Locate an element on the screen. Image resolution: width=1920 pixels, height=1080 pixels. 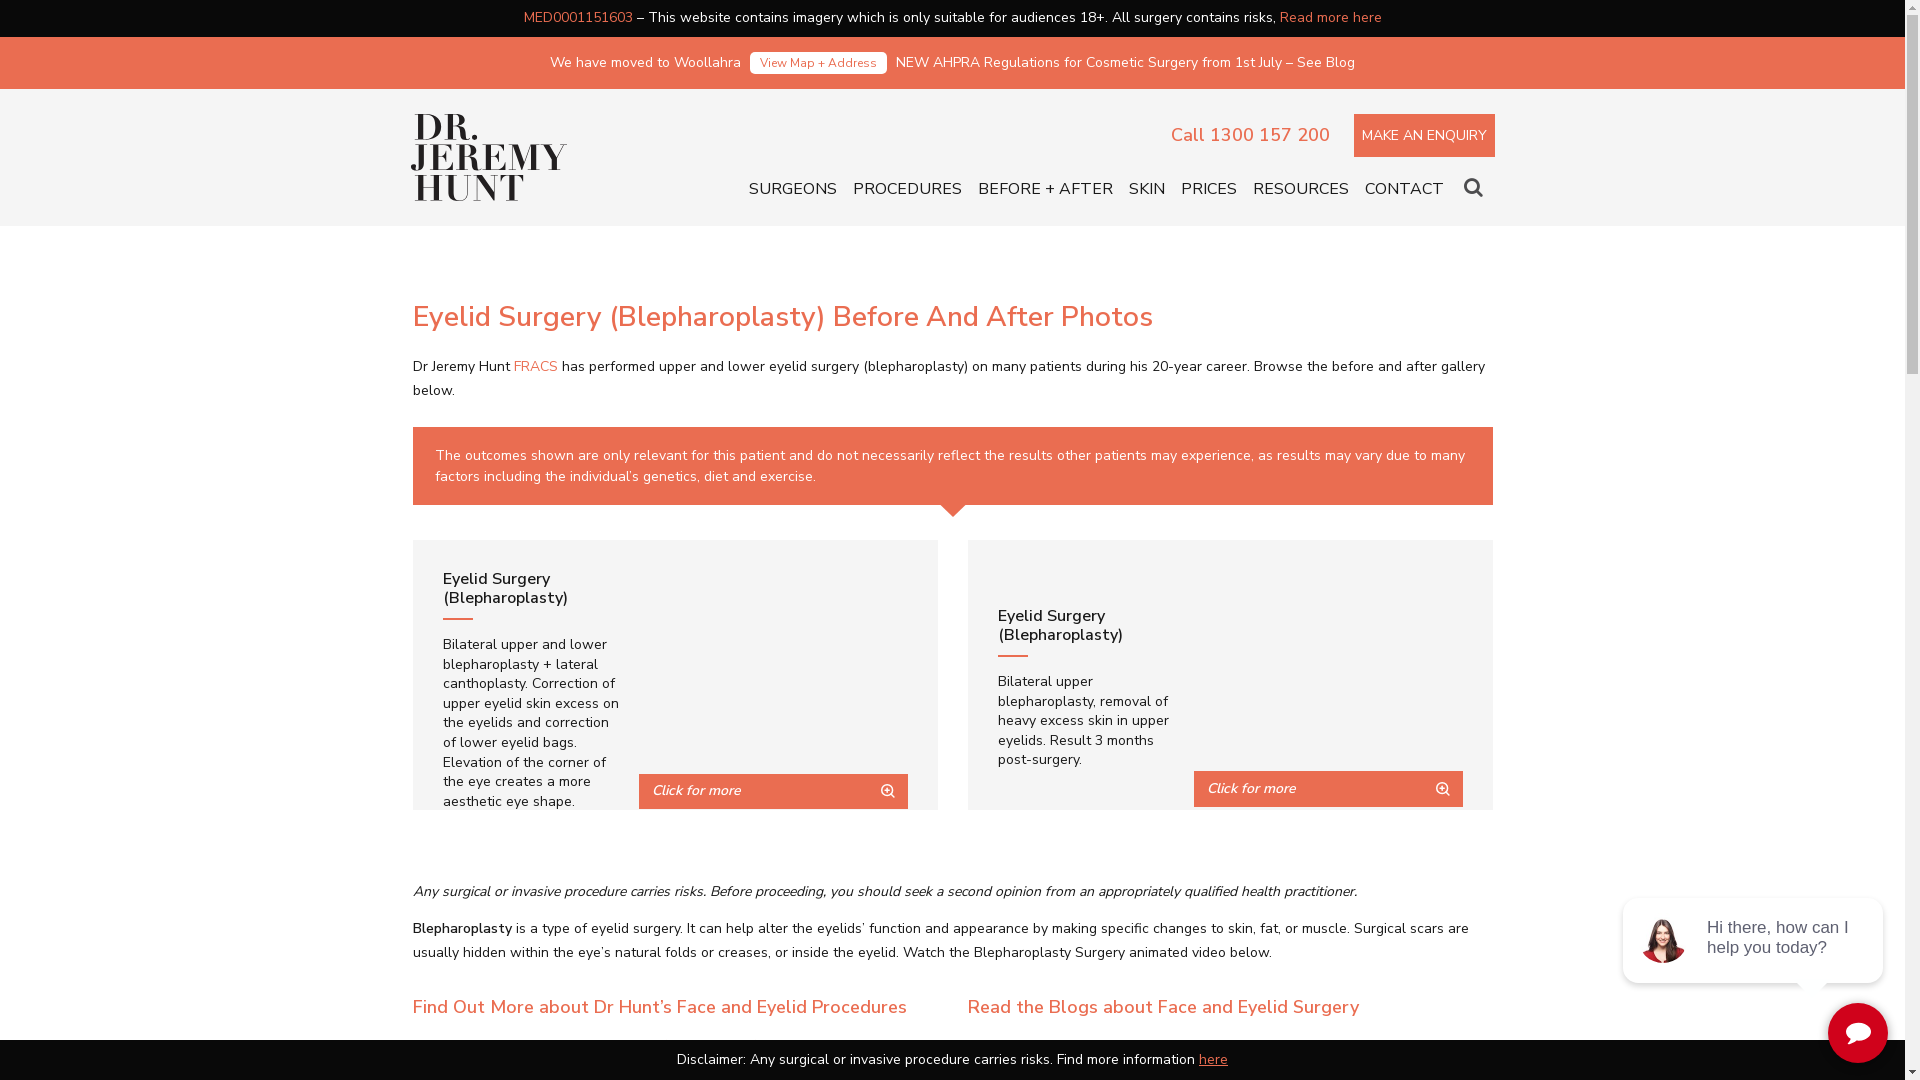
'FRACS' is located at coordinates (536, 366).